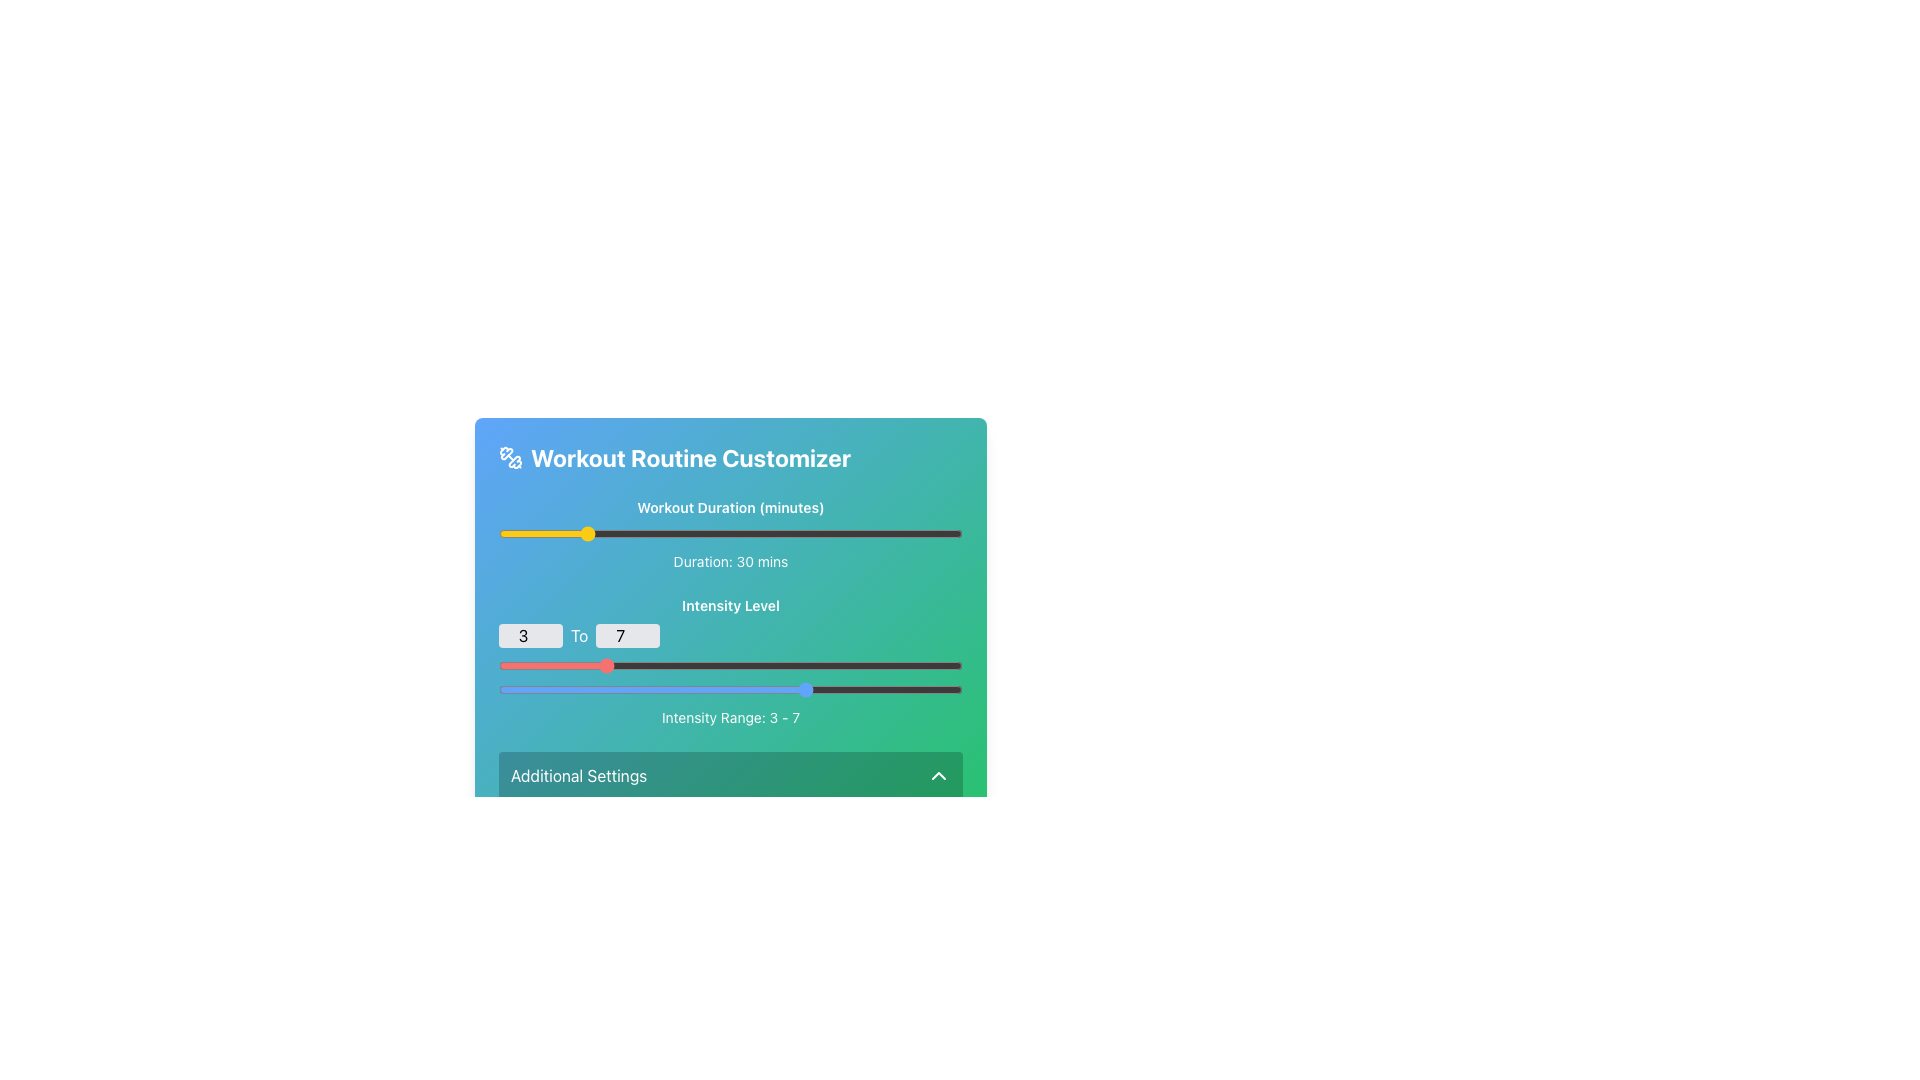 The image size is (1920, 1080). I want to click on the label displaying 'Intensity Range: 3 - 7', which is located at the bottom of the panel under 'Intensity Level' section, so click(729, 716).